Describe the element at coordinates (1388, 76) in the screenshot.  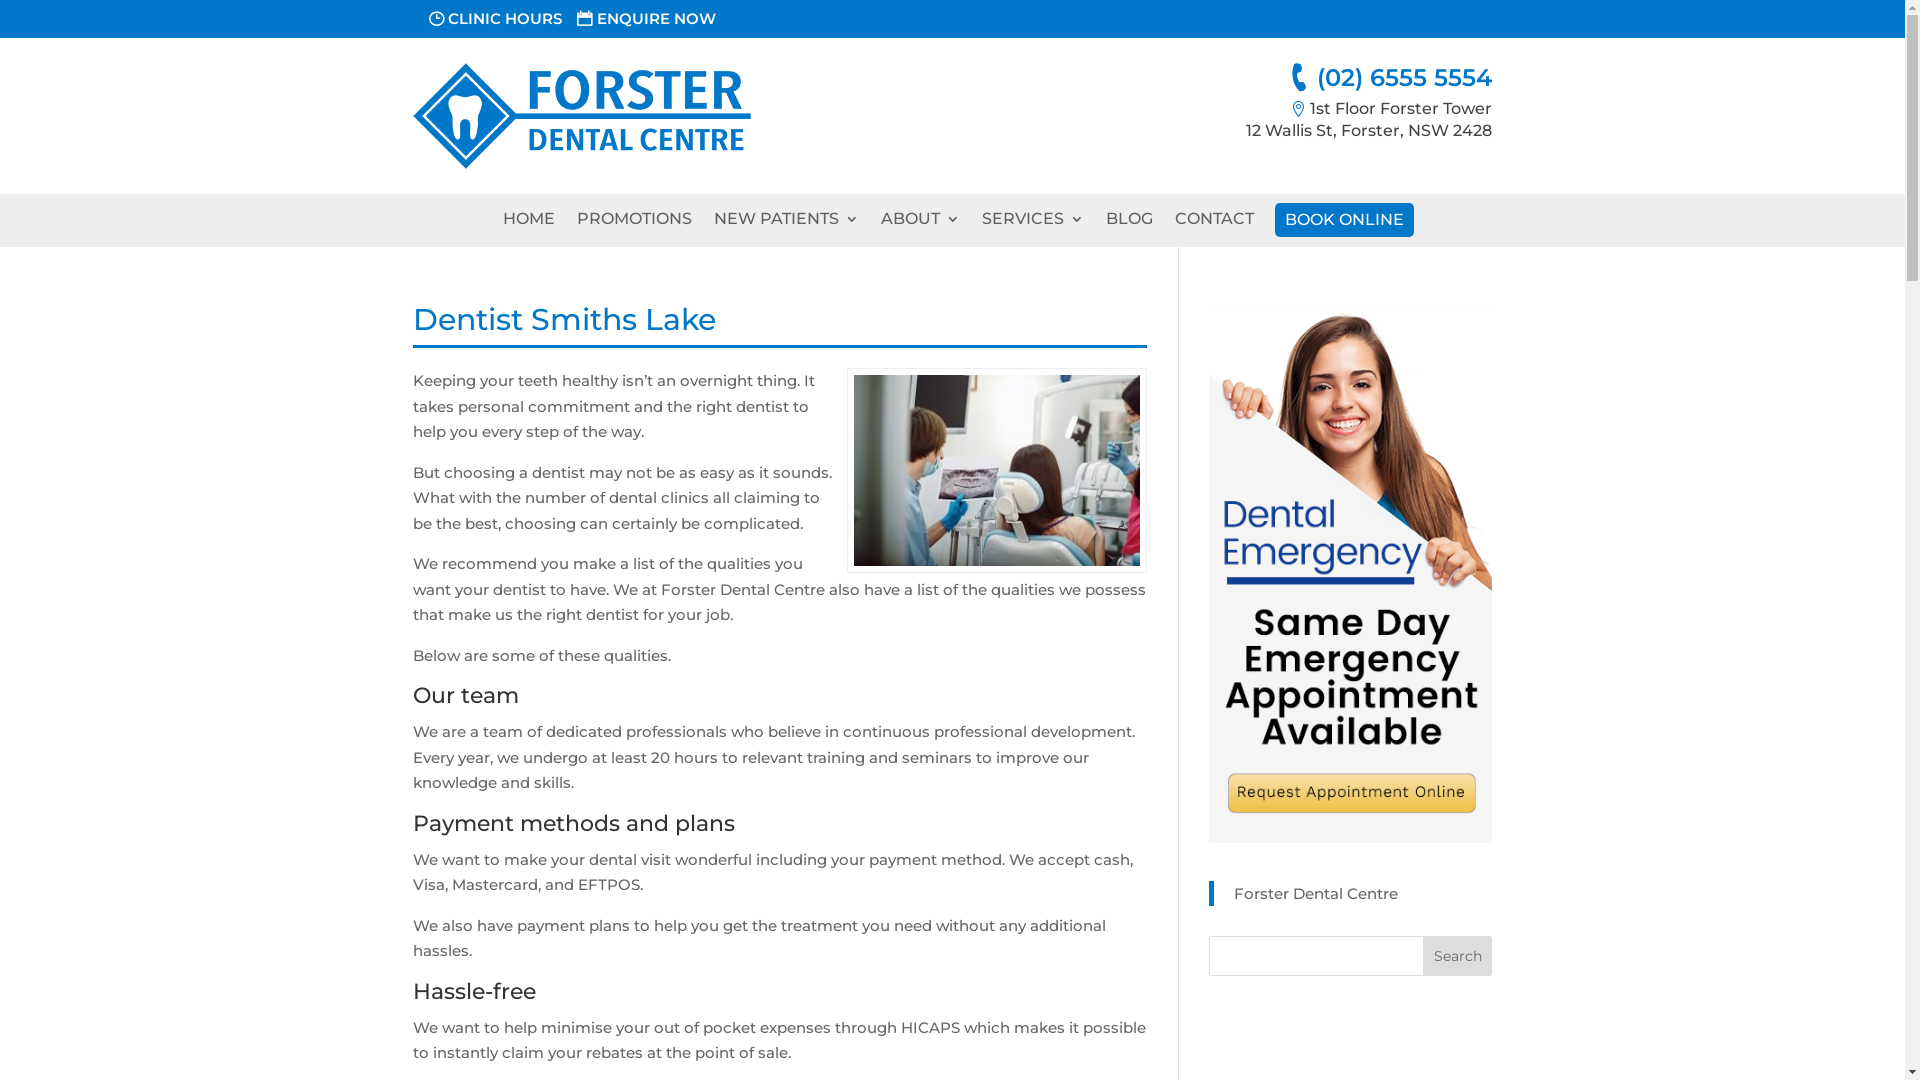
I see `'(02) 6555 5554'` at that location.